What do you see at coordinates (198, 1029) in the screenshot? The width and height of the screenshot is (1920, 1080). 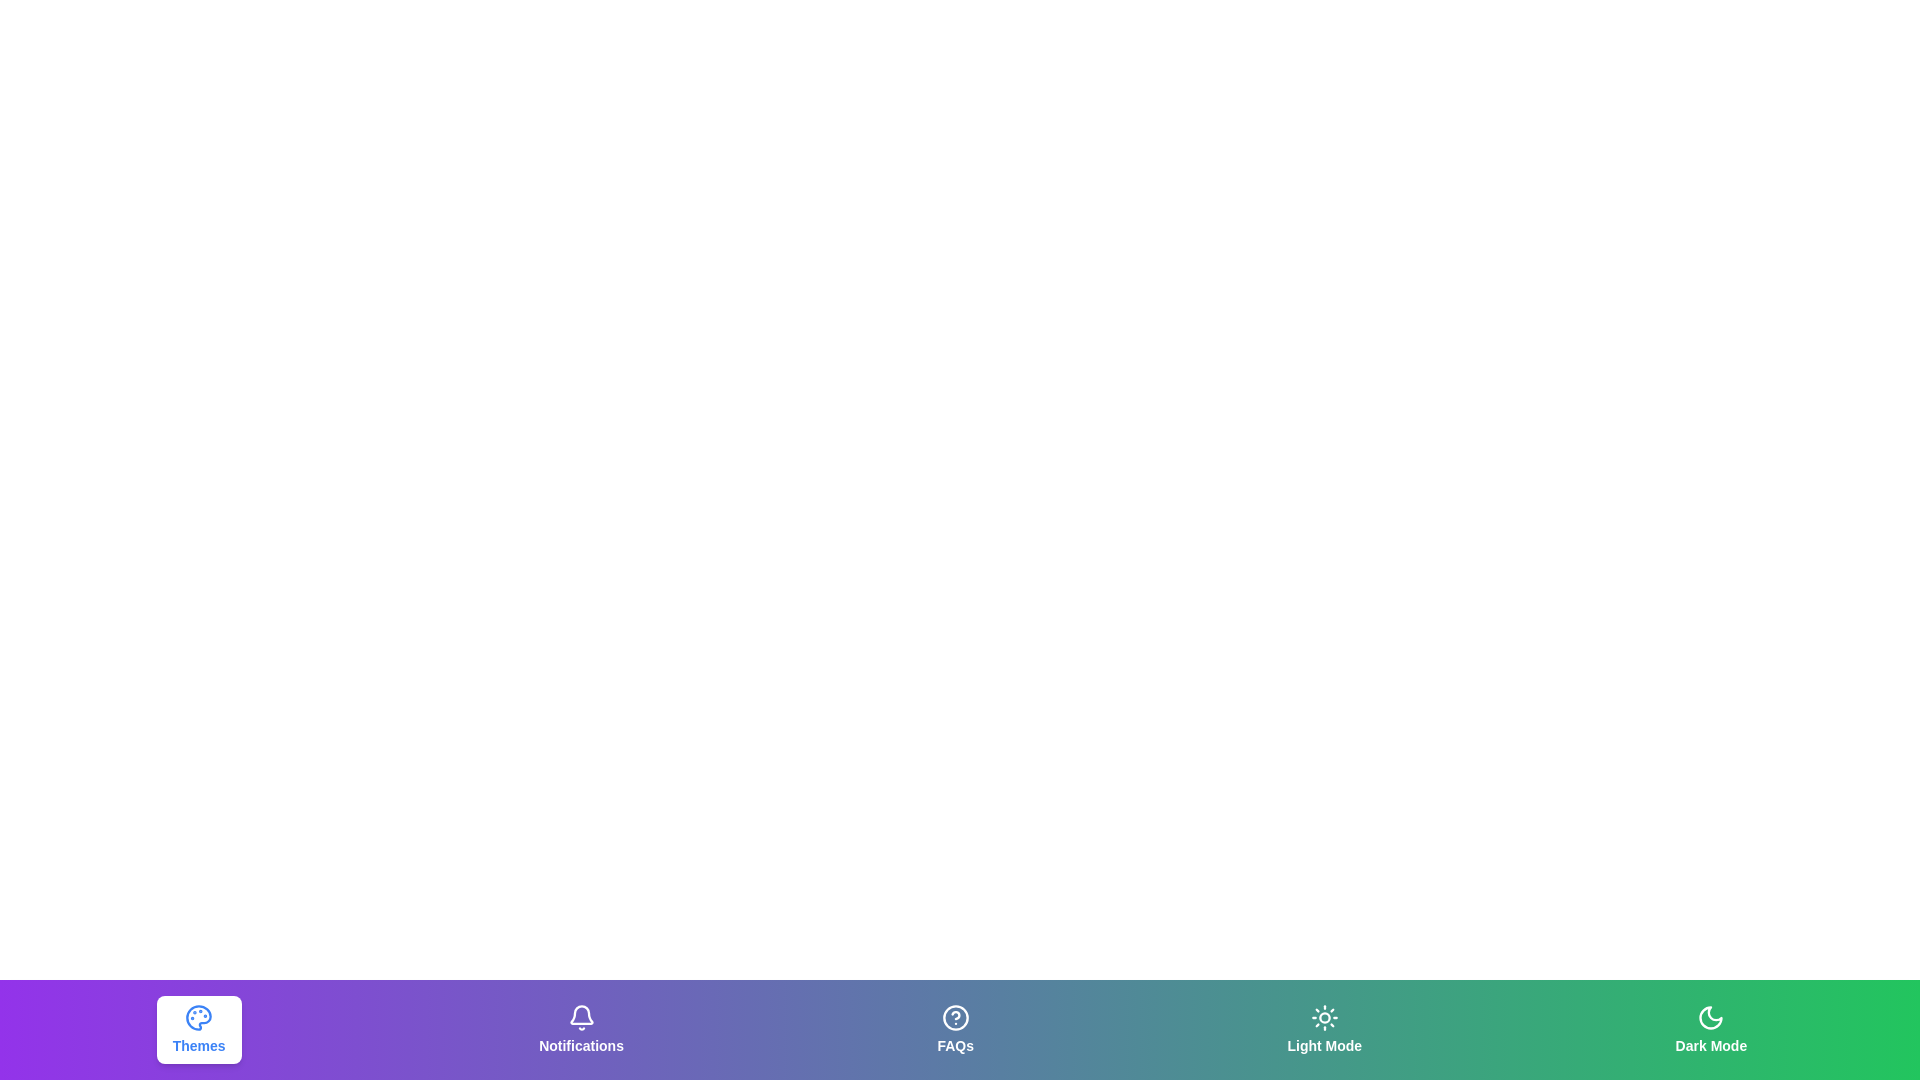 I see `the tab labeled Themes to select it` at bounding box center [198, 1029].